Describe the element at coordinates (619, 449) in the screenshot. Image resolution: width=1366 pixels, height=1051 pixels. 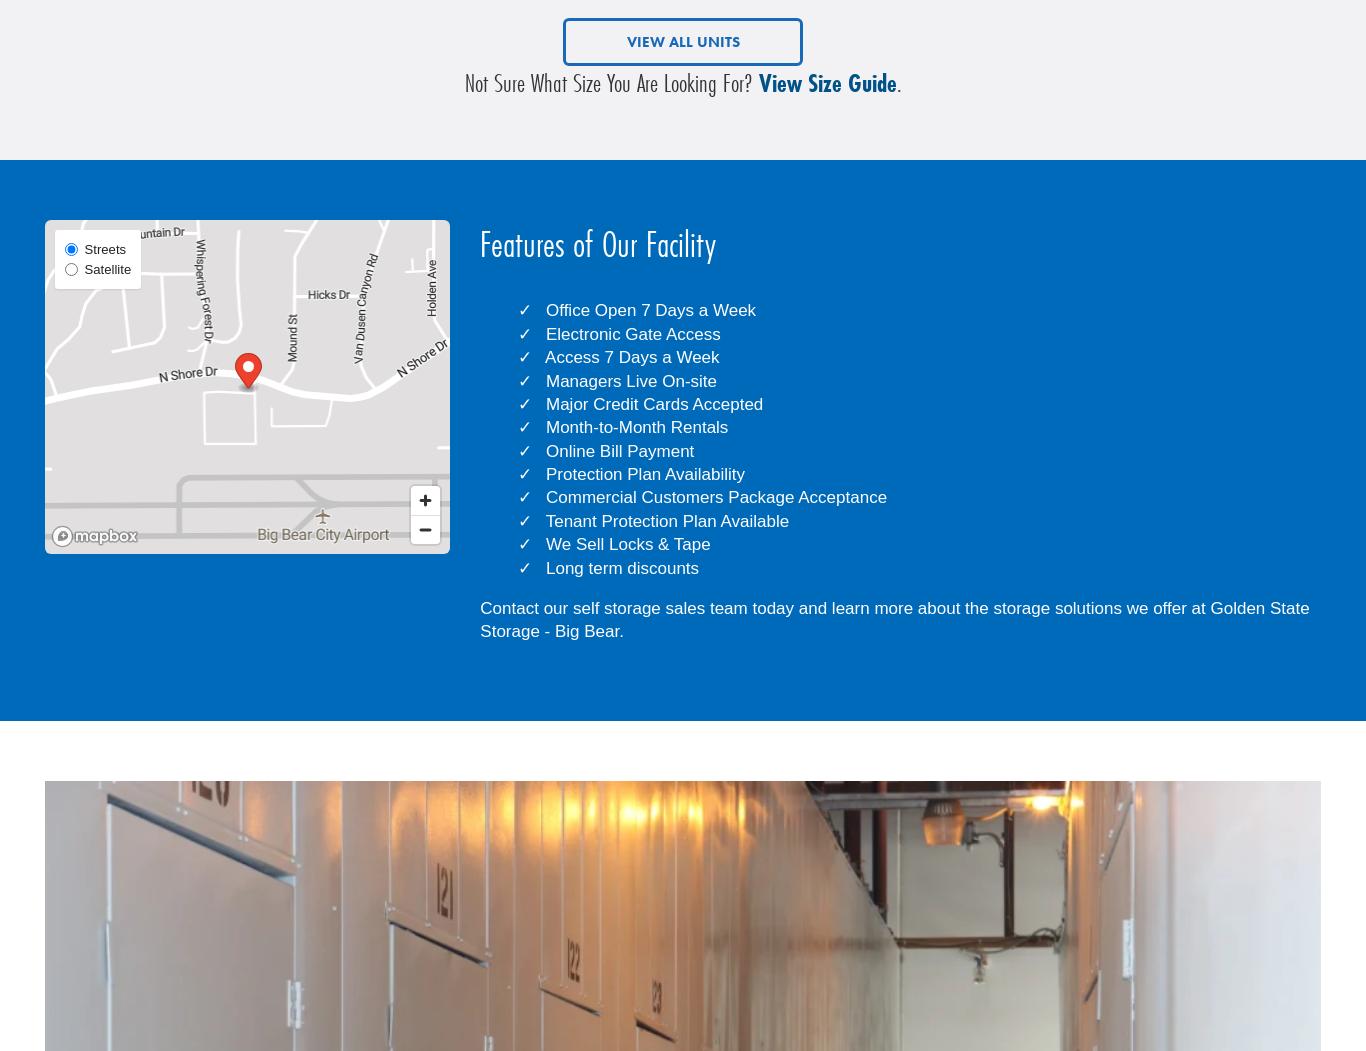
I see `'Online Bill Payment'` at that location.